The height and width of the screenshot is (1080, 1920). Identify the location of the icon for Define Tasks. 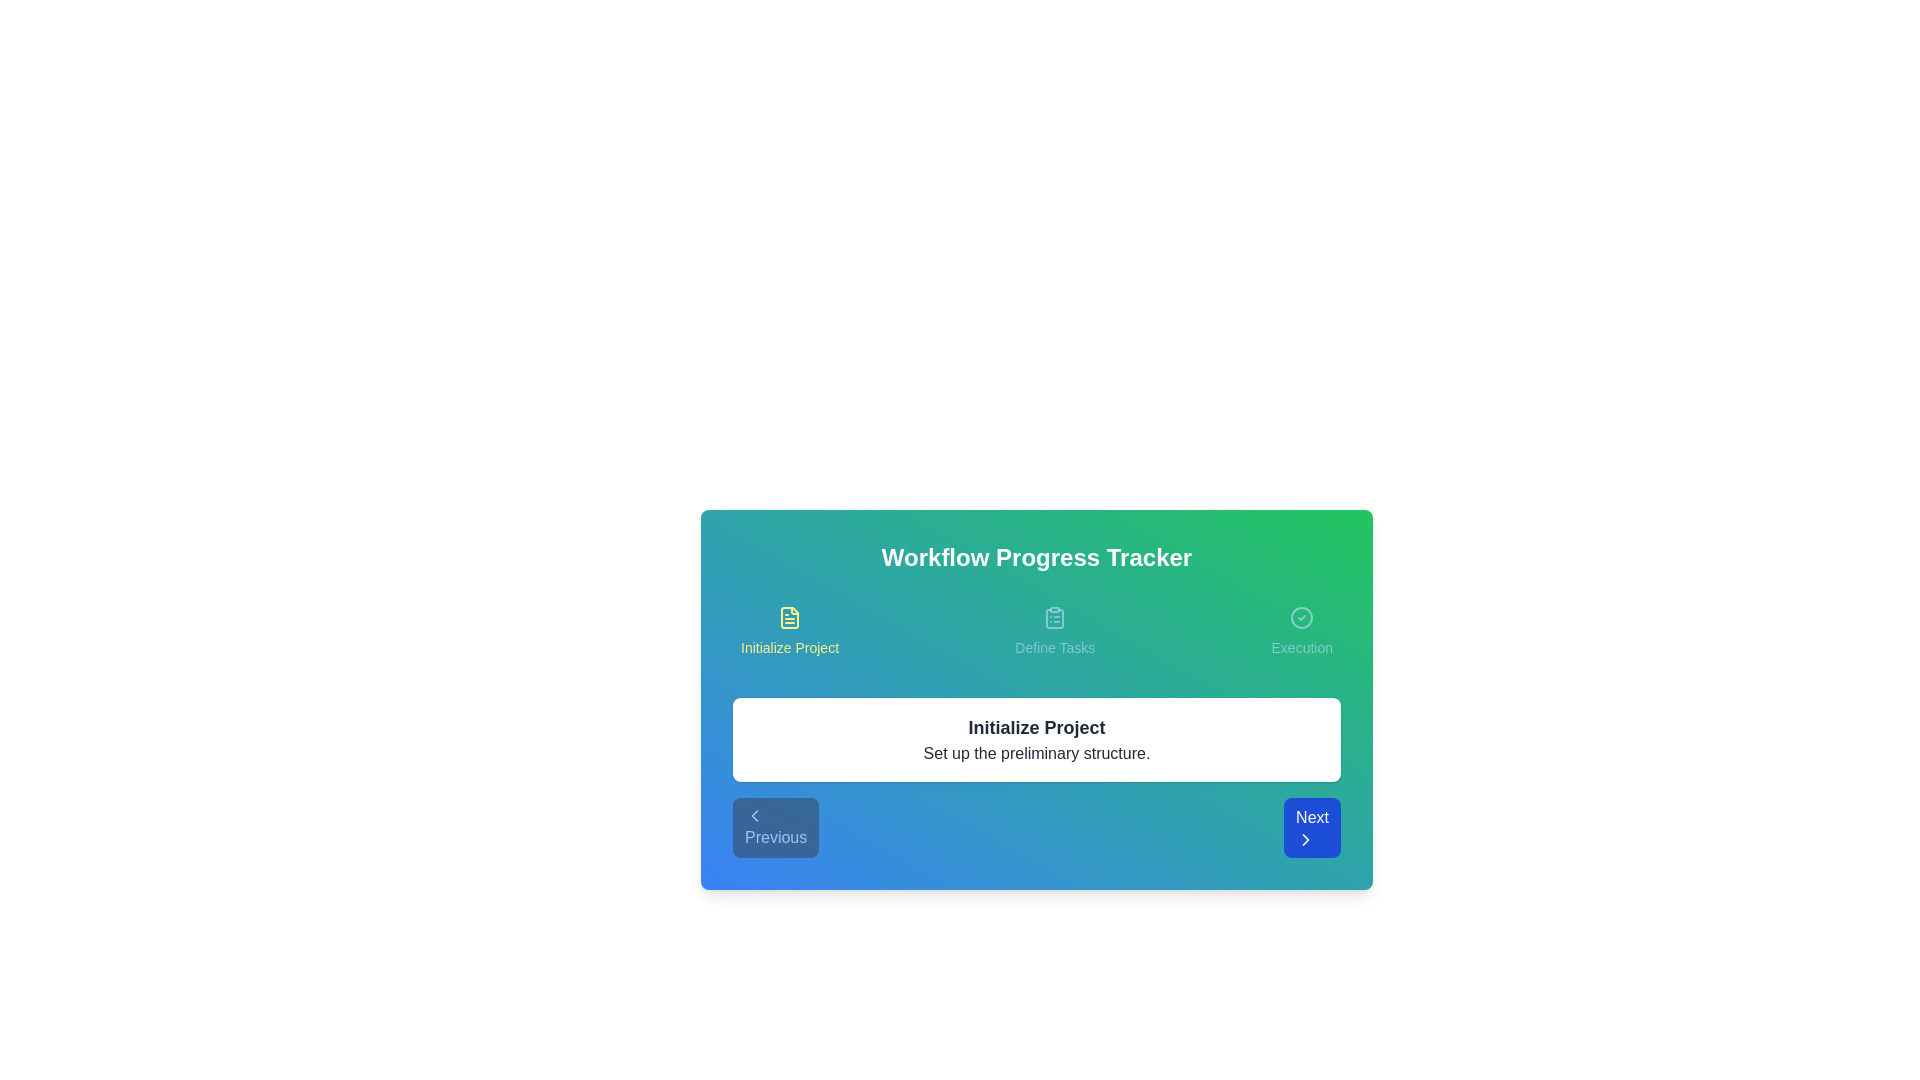
(1054, 616).